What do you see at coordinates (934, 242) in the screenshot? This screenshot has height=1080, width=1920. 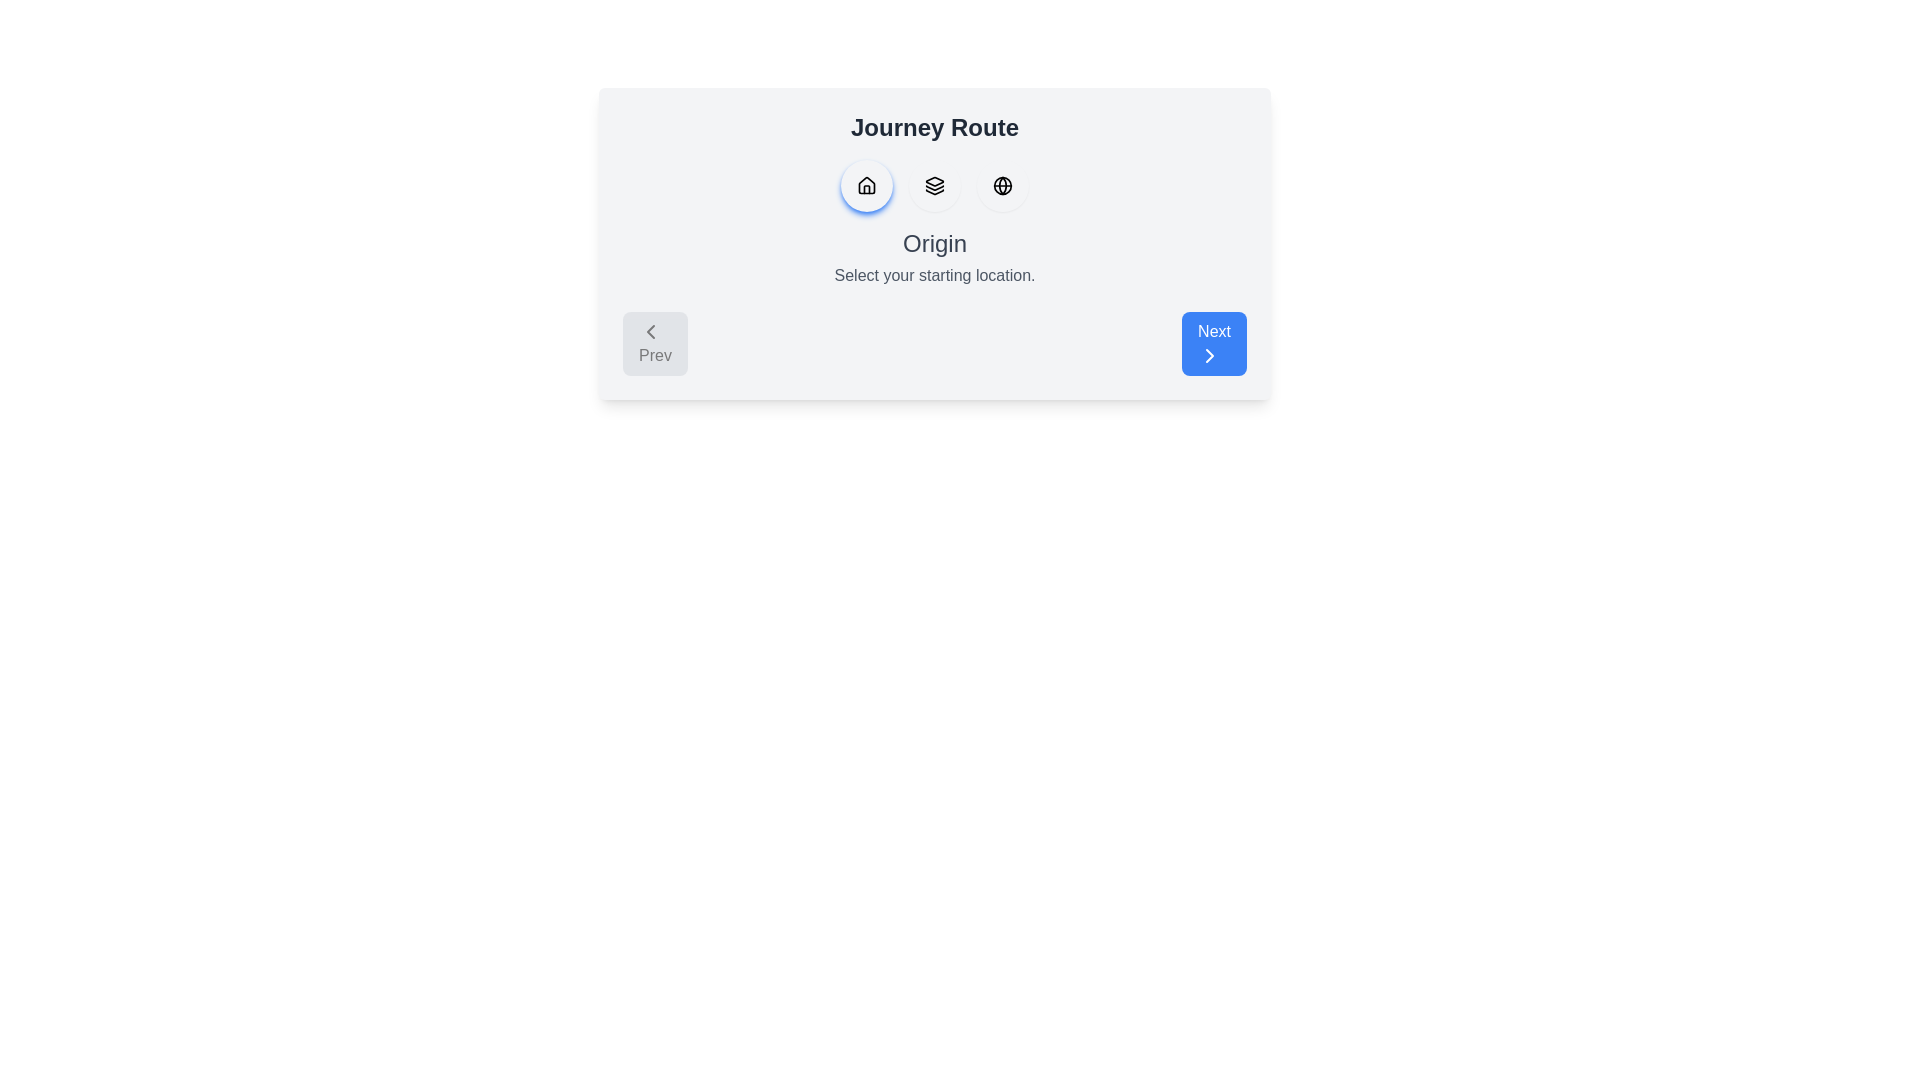 I see `the label indicating the start of the journey, located centrally near the top of the 'Journey Route' section, just below the icon buttons` at bounding box center [934, 242].